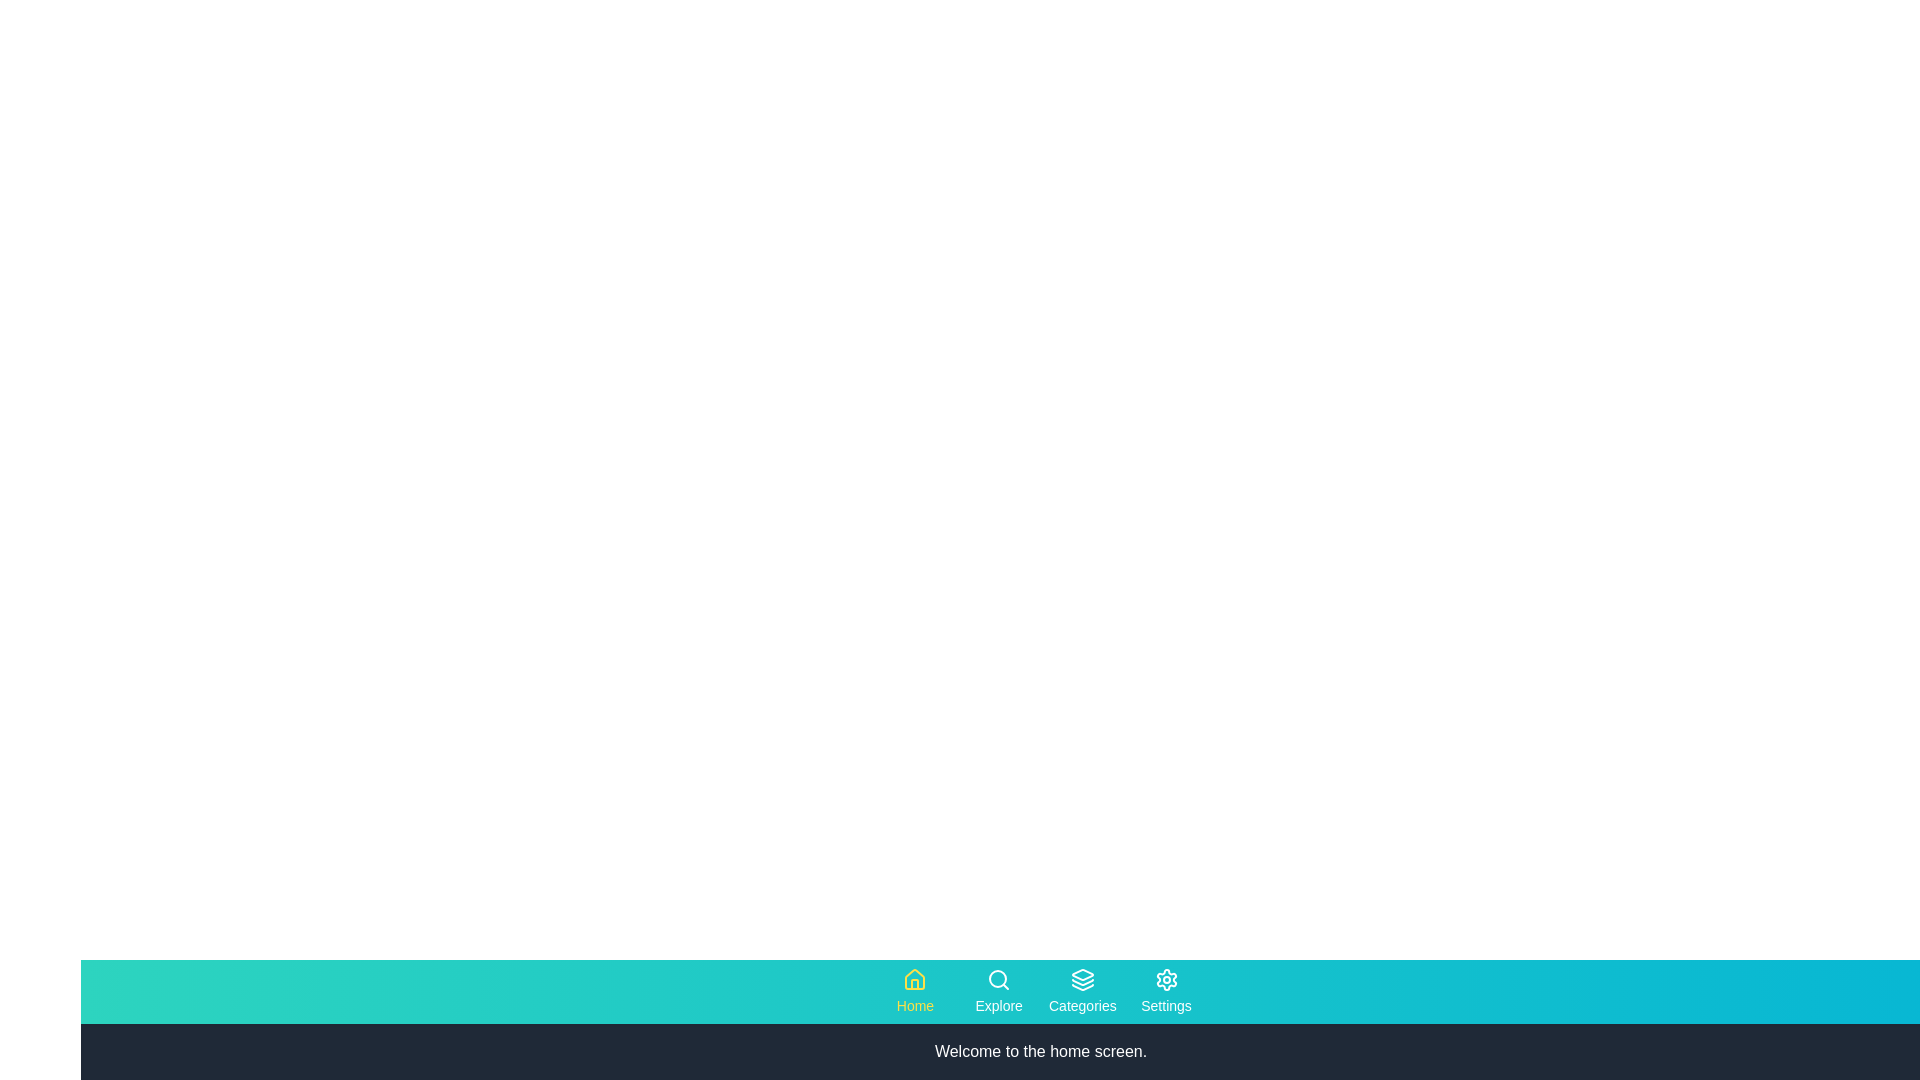 This screenshot has height=1080, width=1920. Describe the element at coordinates (1081, 991) in the screenshot. I see `the tab labeled 'Categories' to observe the visual effect` at that location.